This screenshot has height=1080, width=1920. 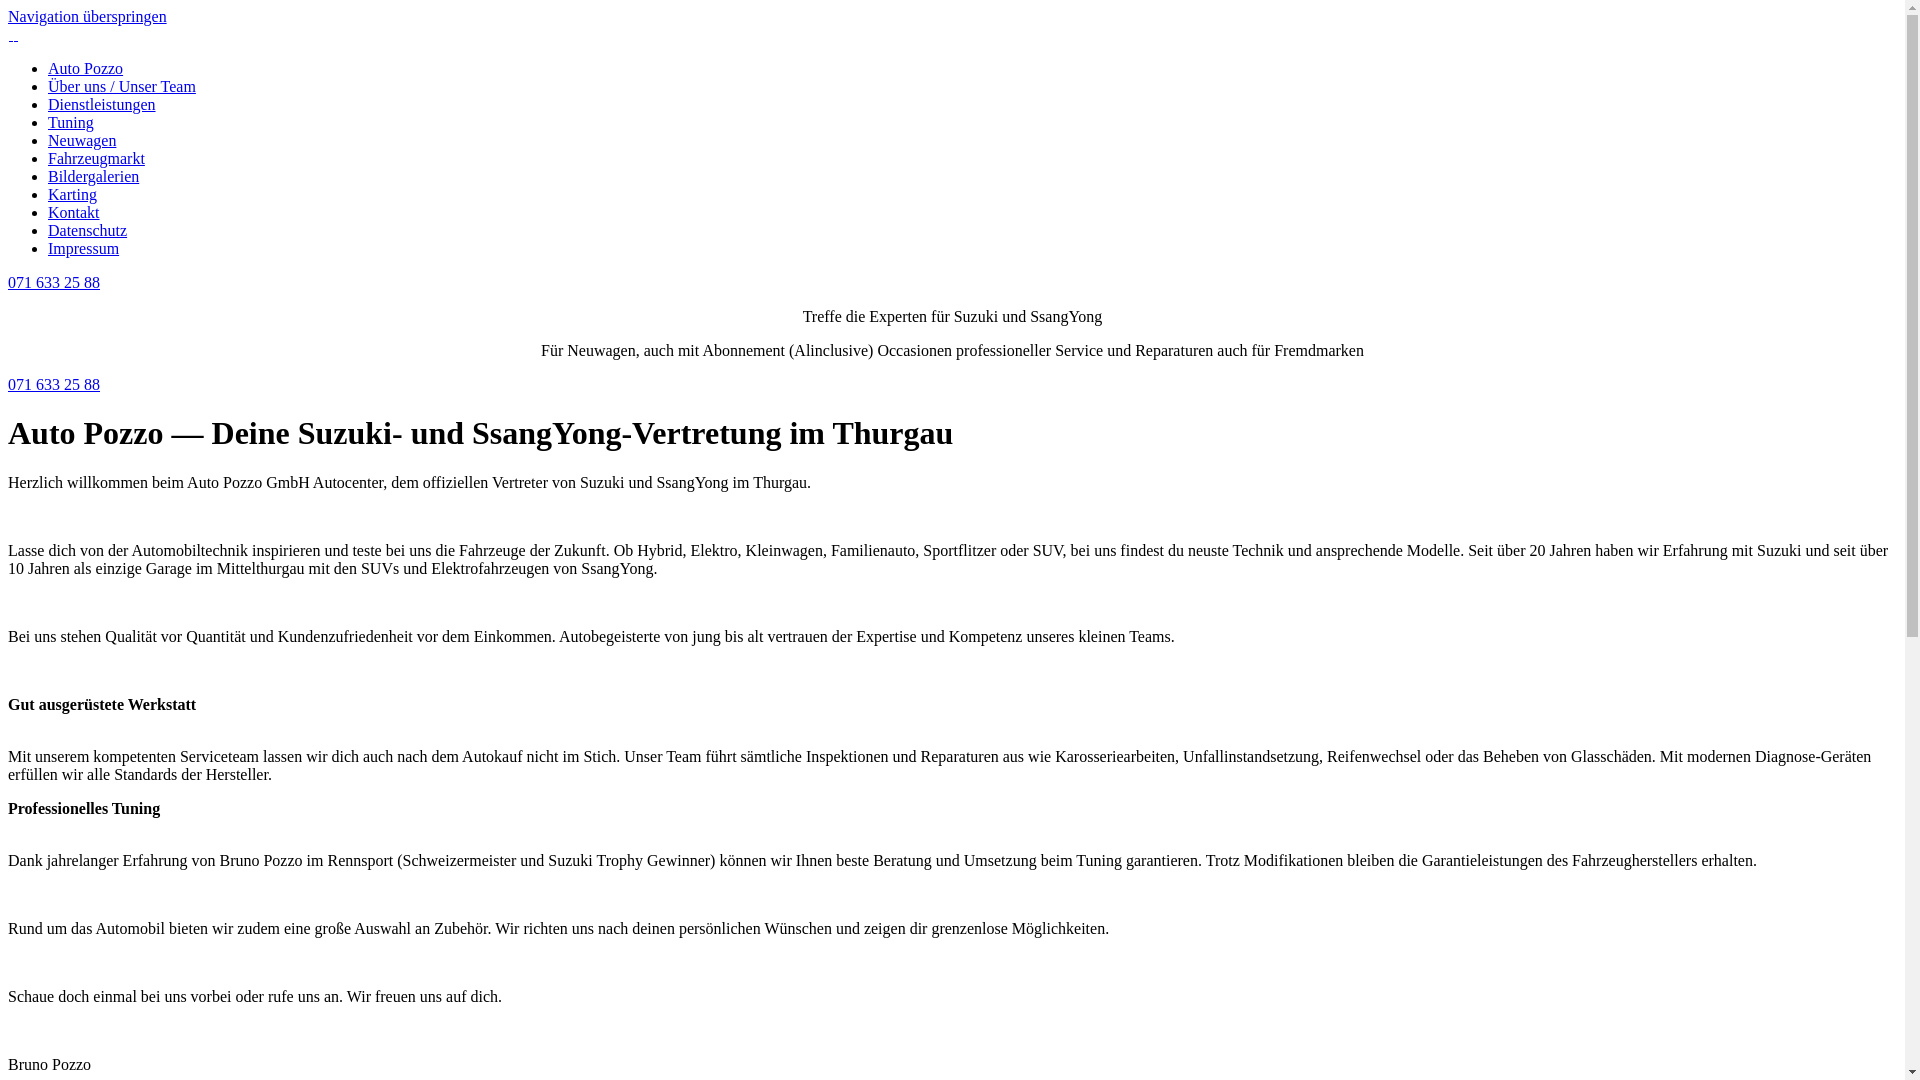 What do you see at coordinates (8, 282) in the screenshot?
I see `'071 633 25 88'` at bounding box center [8, 282].